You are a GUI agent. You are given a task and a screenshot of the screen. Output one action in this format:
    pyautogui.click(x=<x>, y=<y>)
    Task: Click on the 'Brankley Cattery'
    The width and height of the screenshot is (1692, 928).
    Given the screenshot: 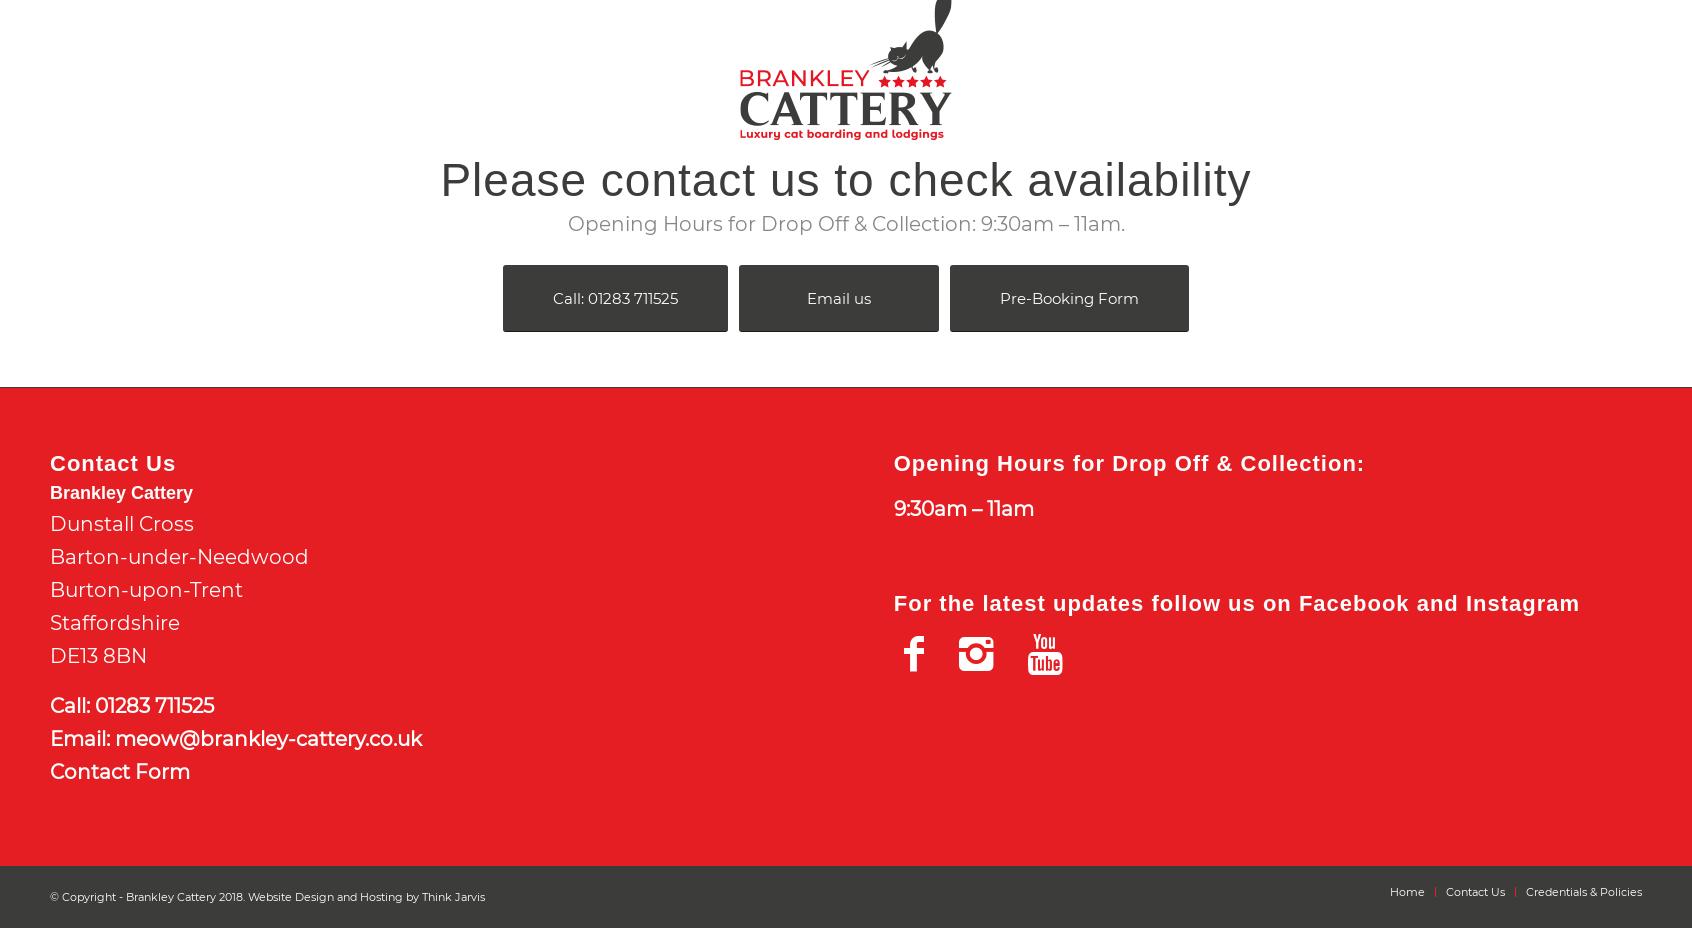 What is the action you would take?
    pyautogui.click(x=121, y=491)
    